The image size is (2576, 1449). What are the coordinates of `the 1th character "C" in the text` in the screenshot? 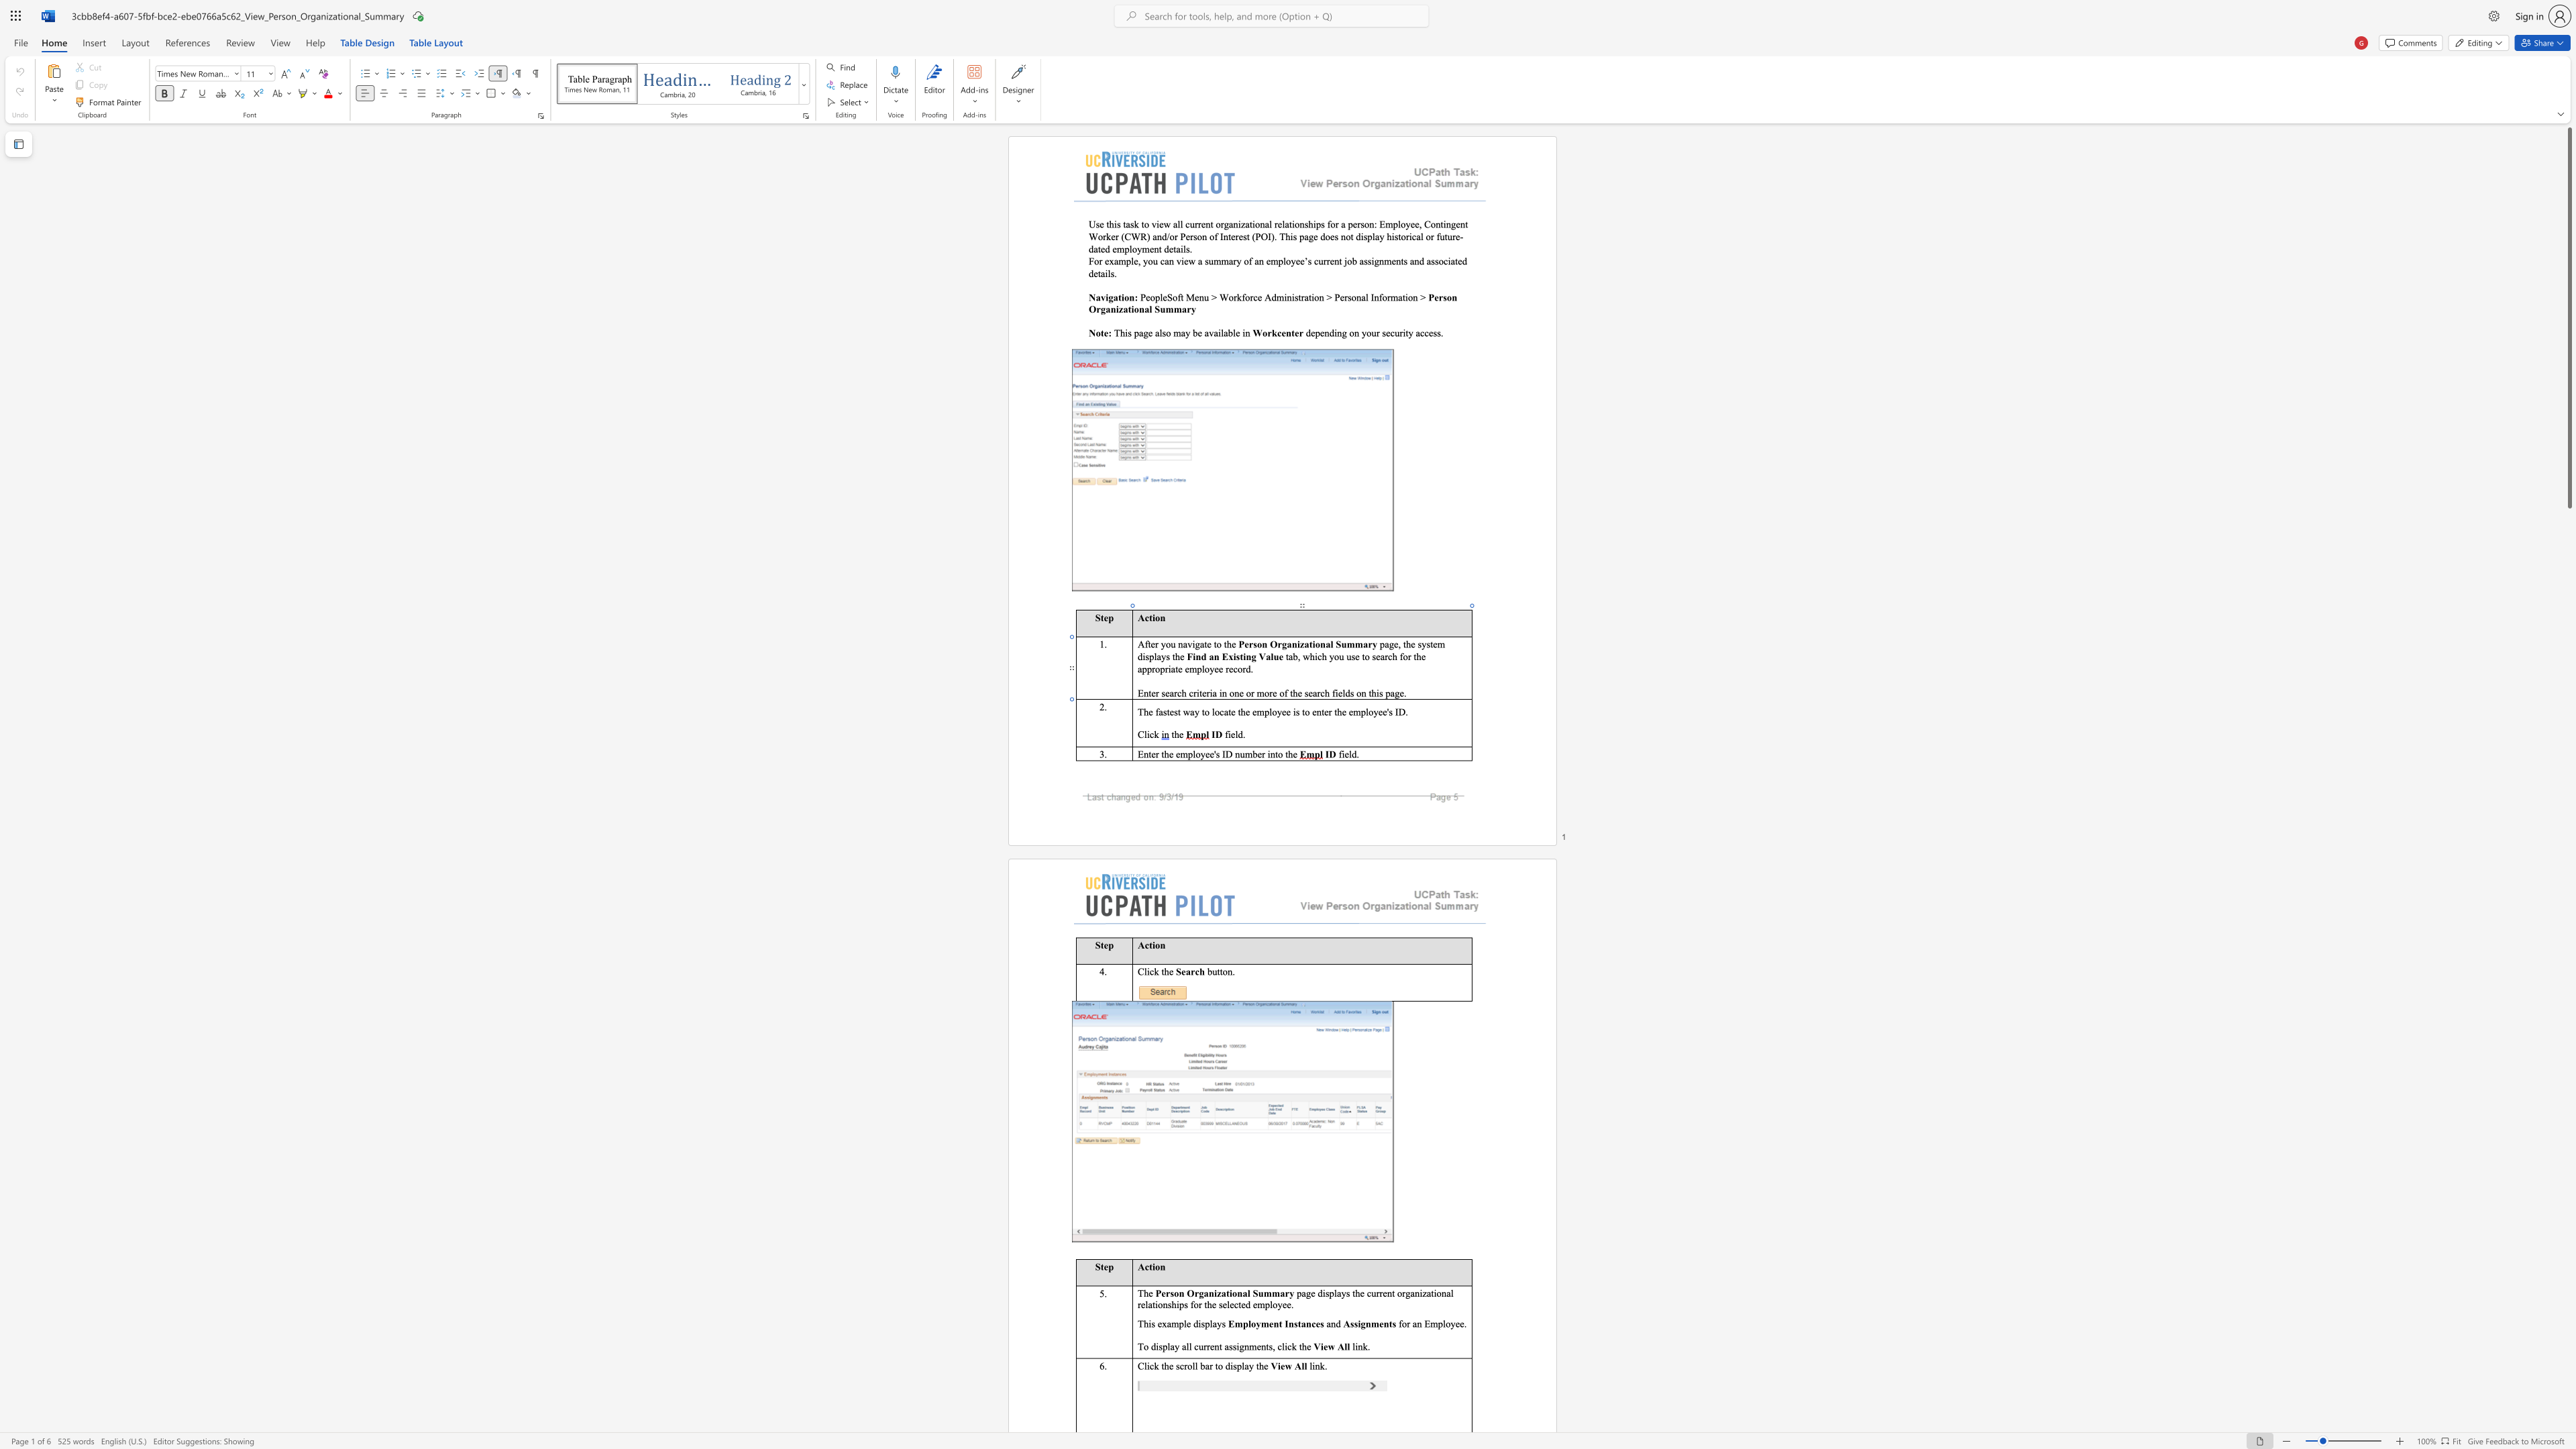 It's located at (1140, 971).